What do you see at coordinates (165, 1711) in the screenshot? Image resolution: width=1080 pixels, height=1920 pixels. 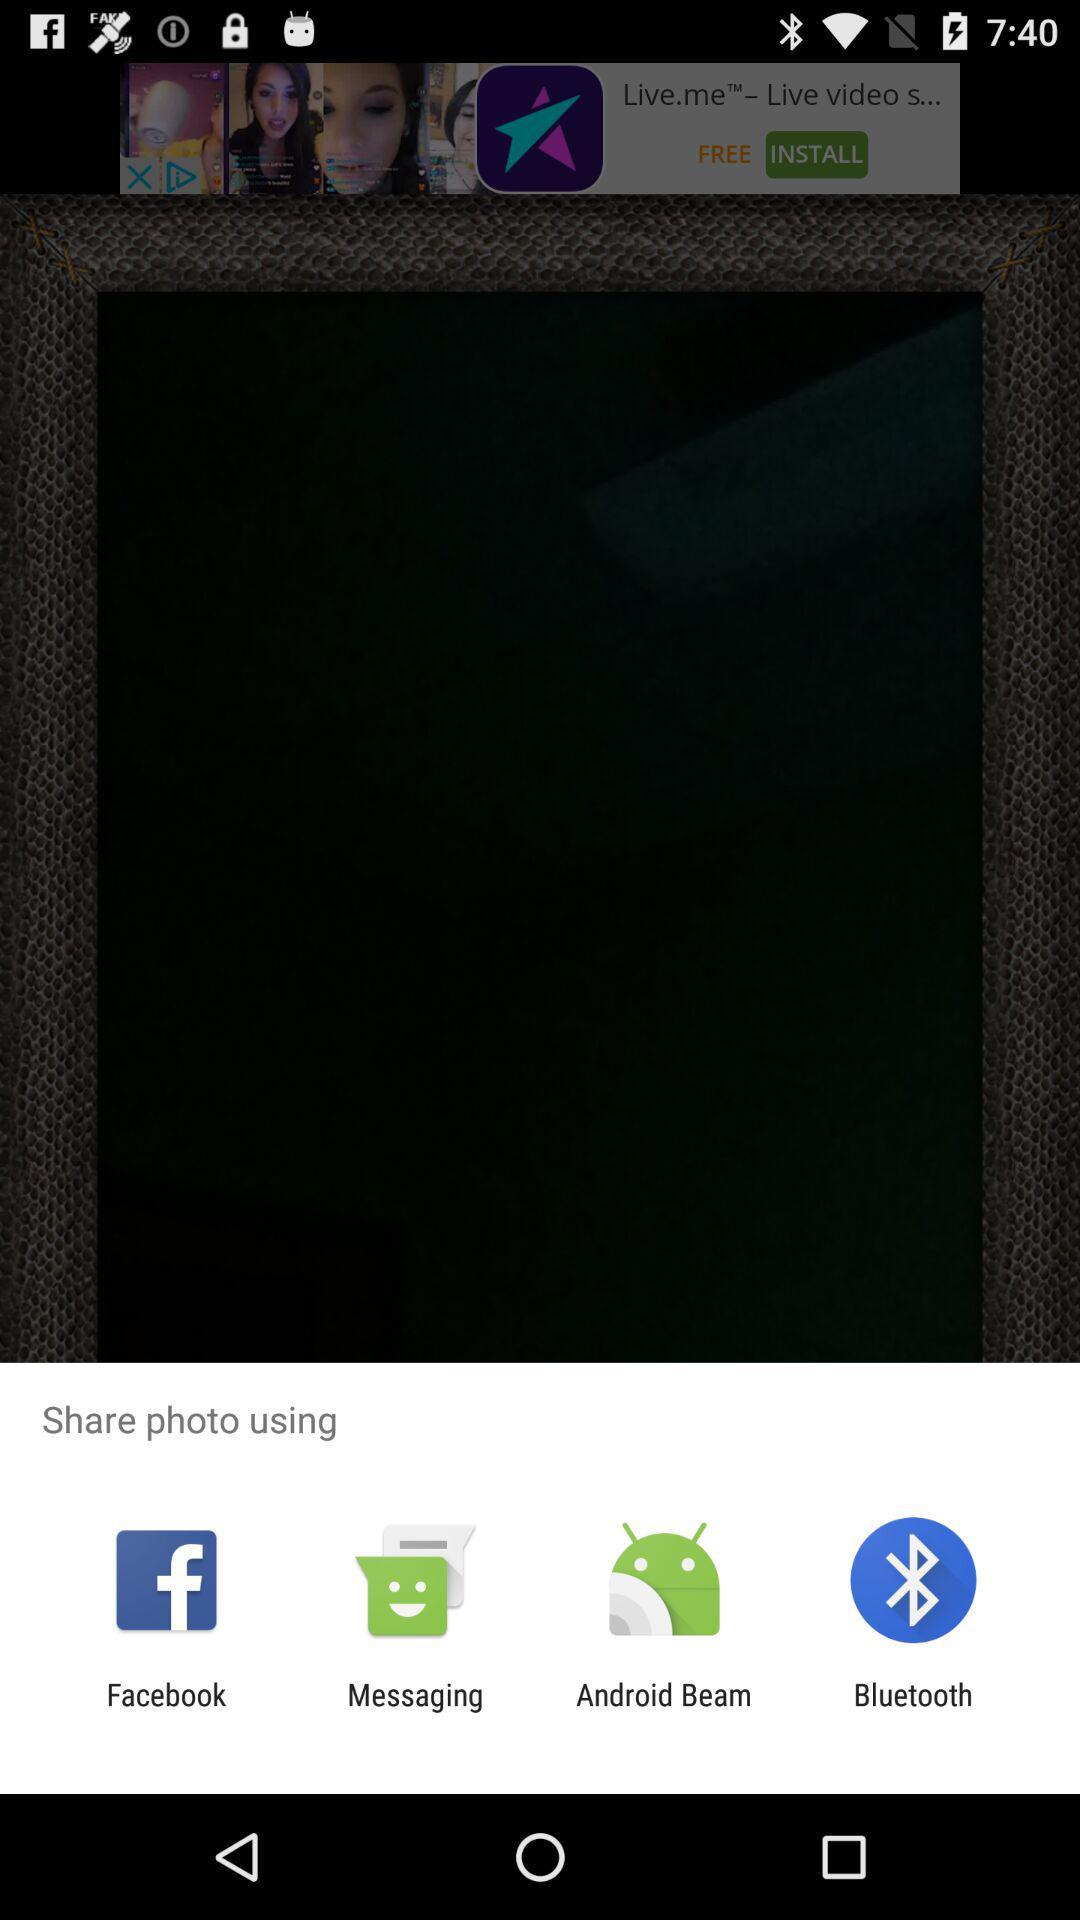 I see `app next to messaging item` at bounding box center [165, 1711].